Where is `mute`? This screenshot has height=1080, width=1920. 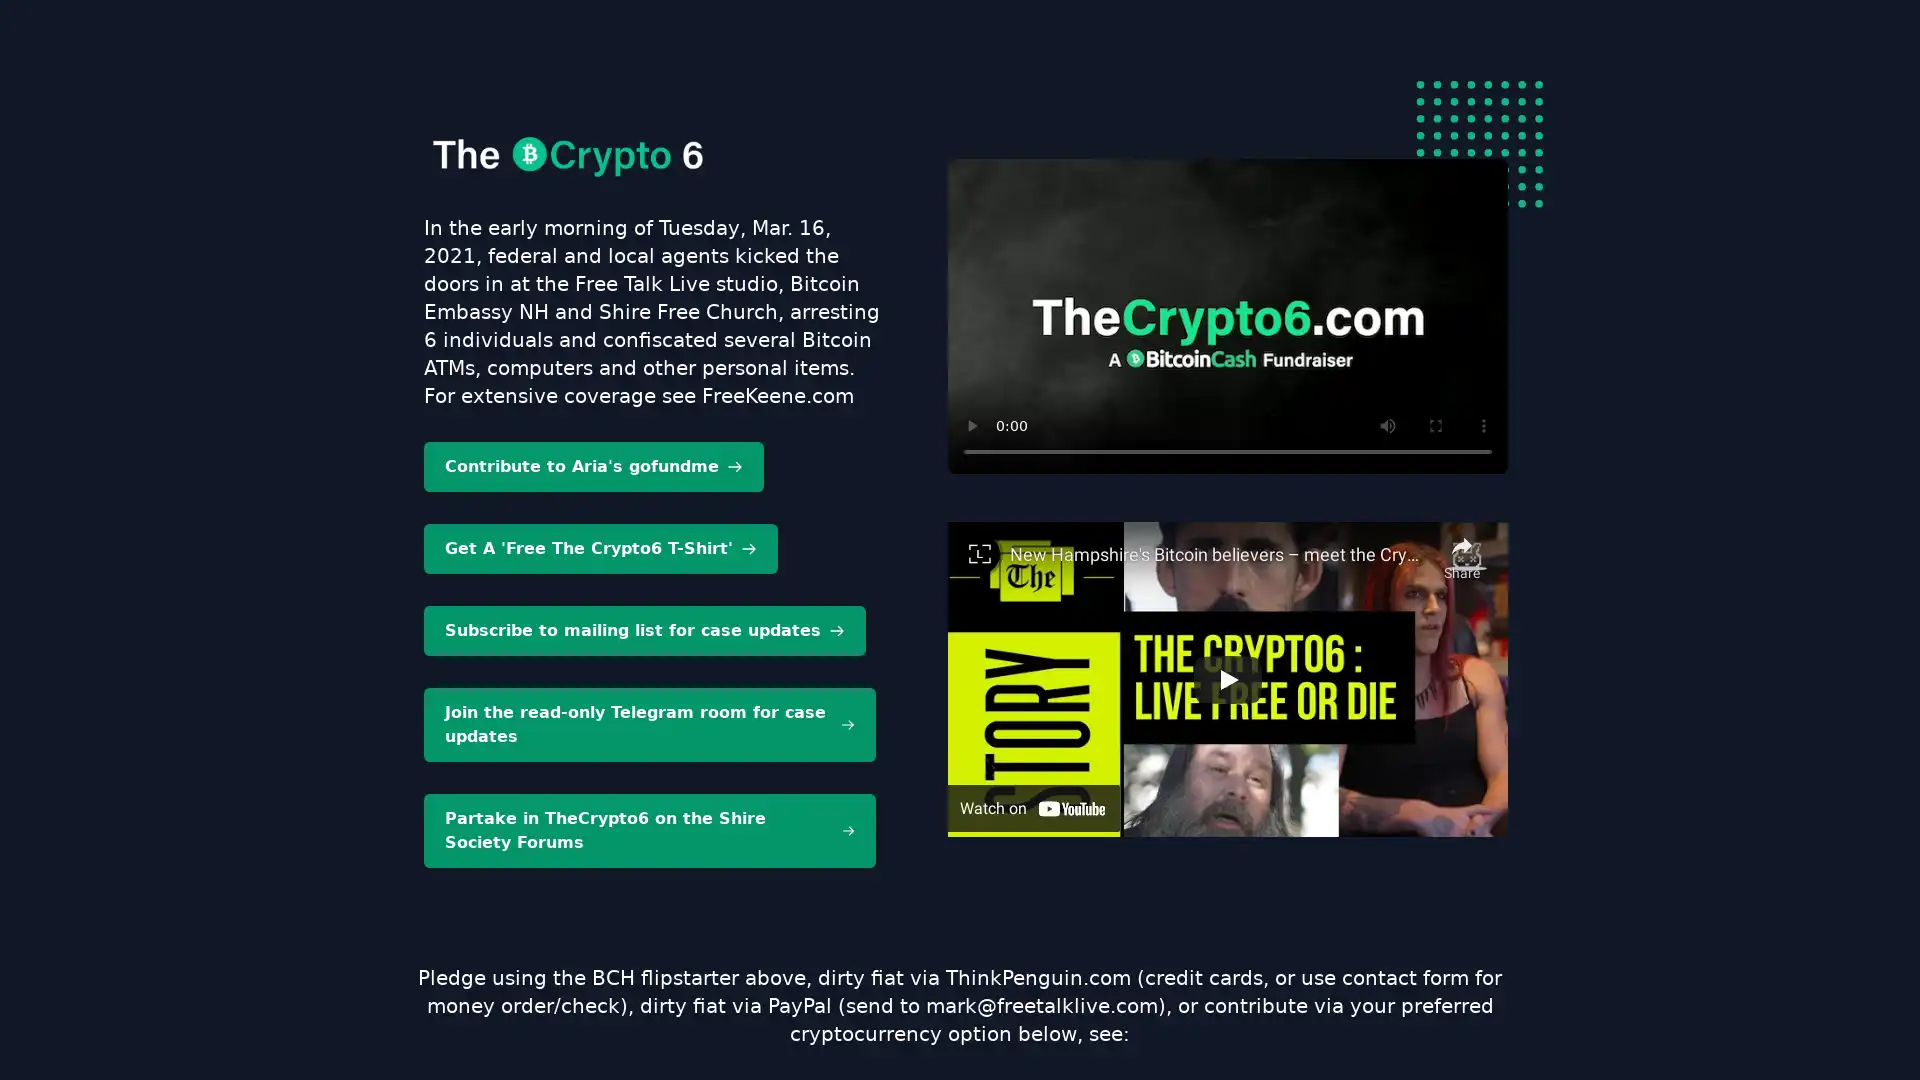 mute is located at coordinates (1386, 424).